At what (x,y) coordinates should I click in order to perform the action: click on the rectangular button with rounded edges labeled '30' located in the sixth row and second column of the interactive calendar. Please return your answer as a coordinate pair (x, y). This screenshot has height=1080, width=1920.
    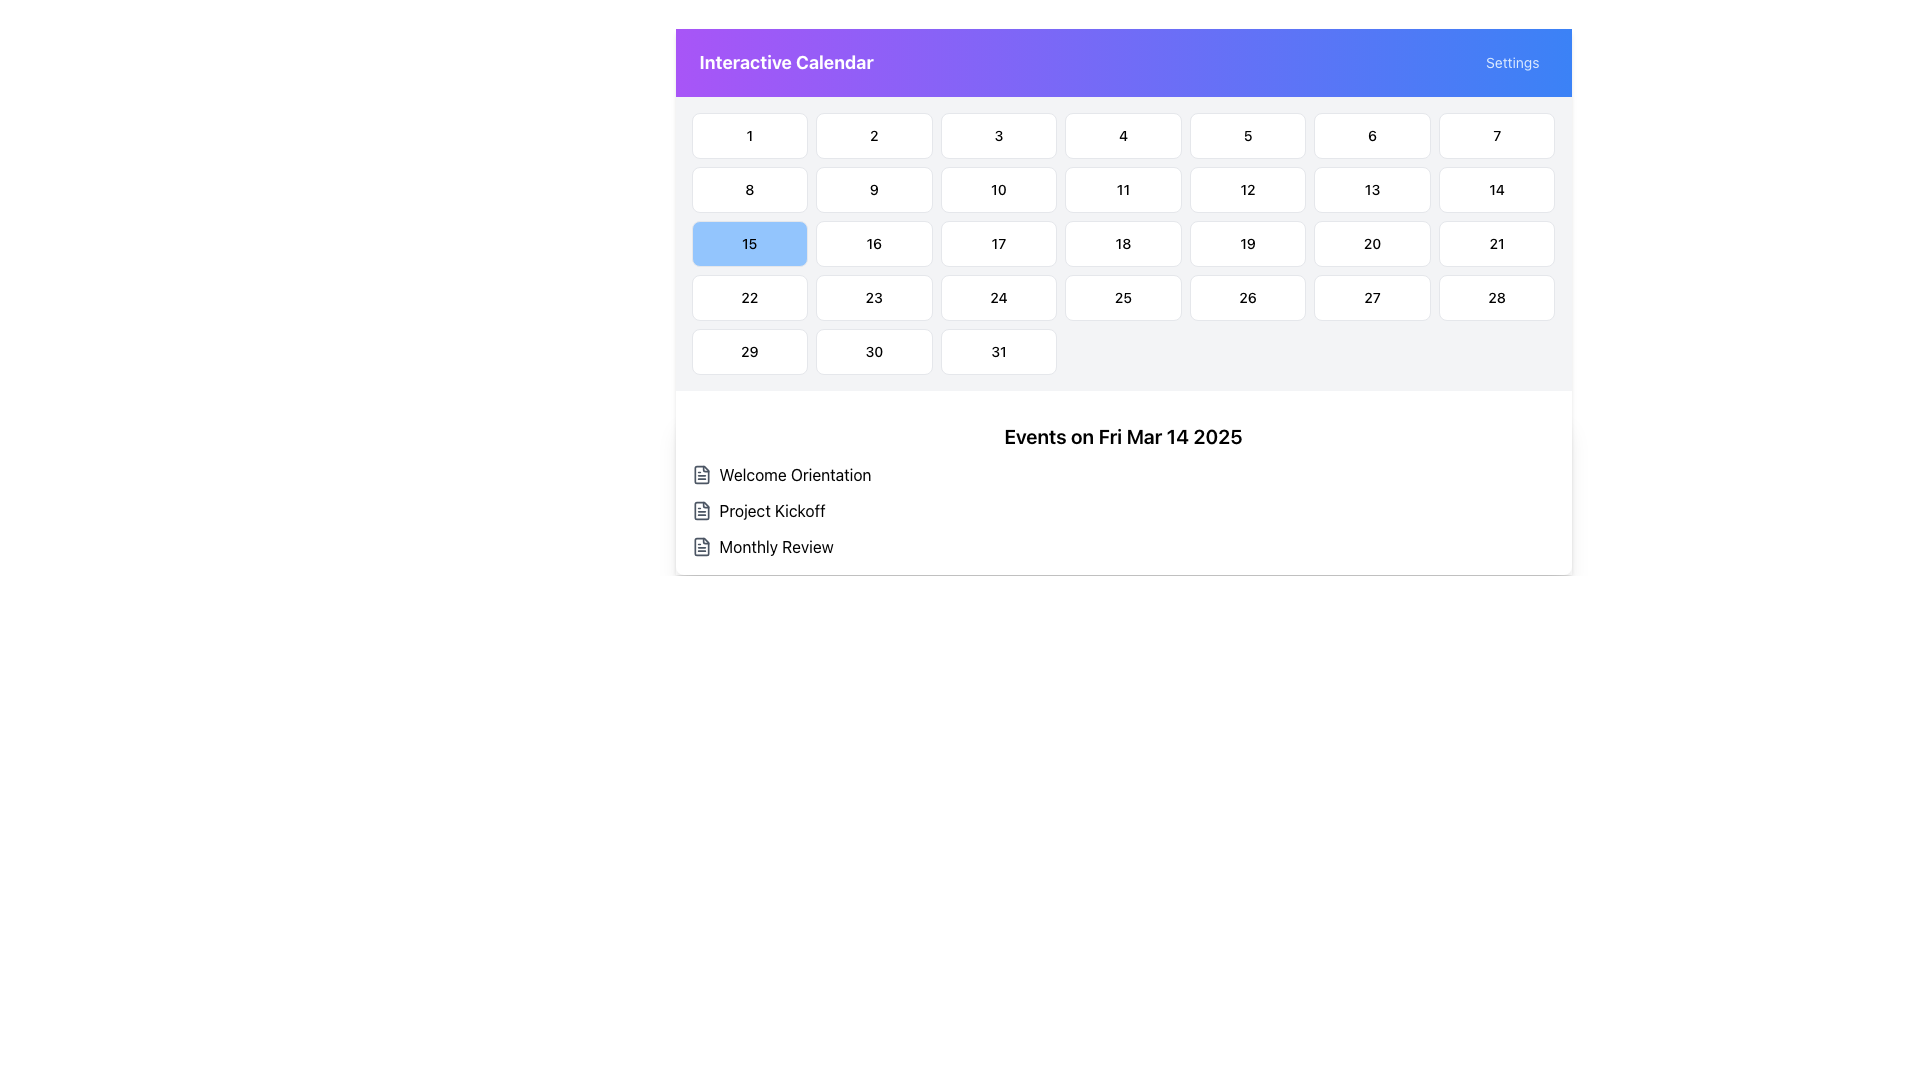
    Looking at the image, I should click on (873, 350).